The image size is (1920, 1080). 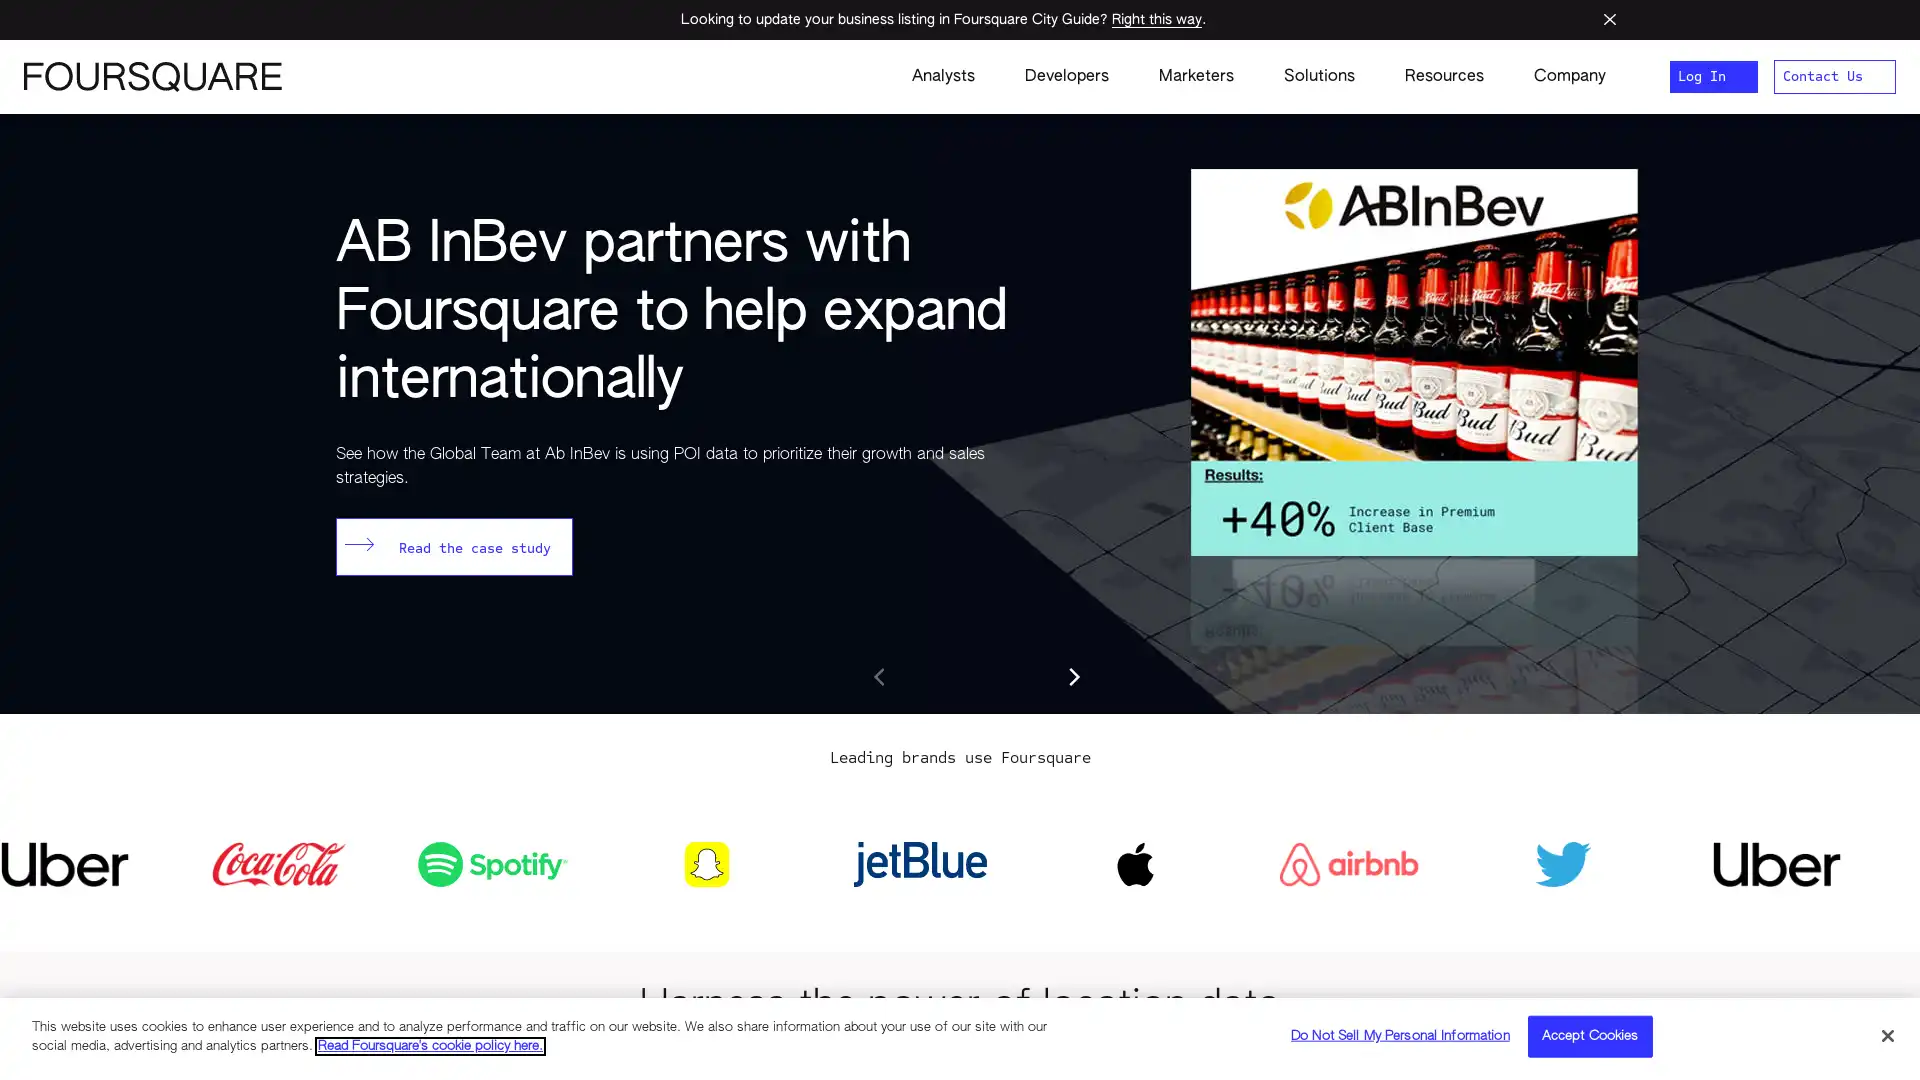 I want to click on Solutions, so click(x=1319, y=76).